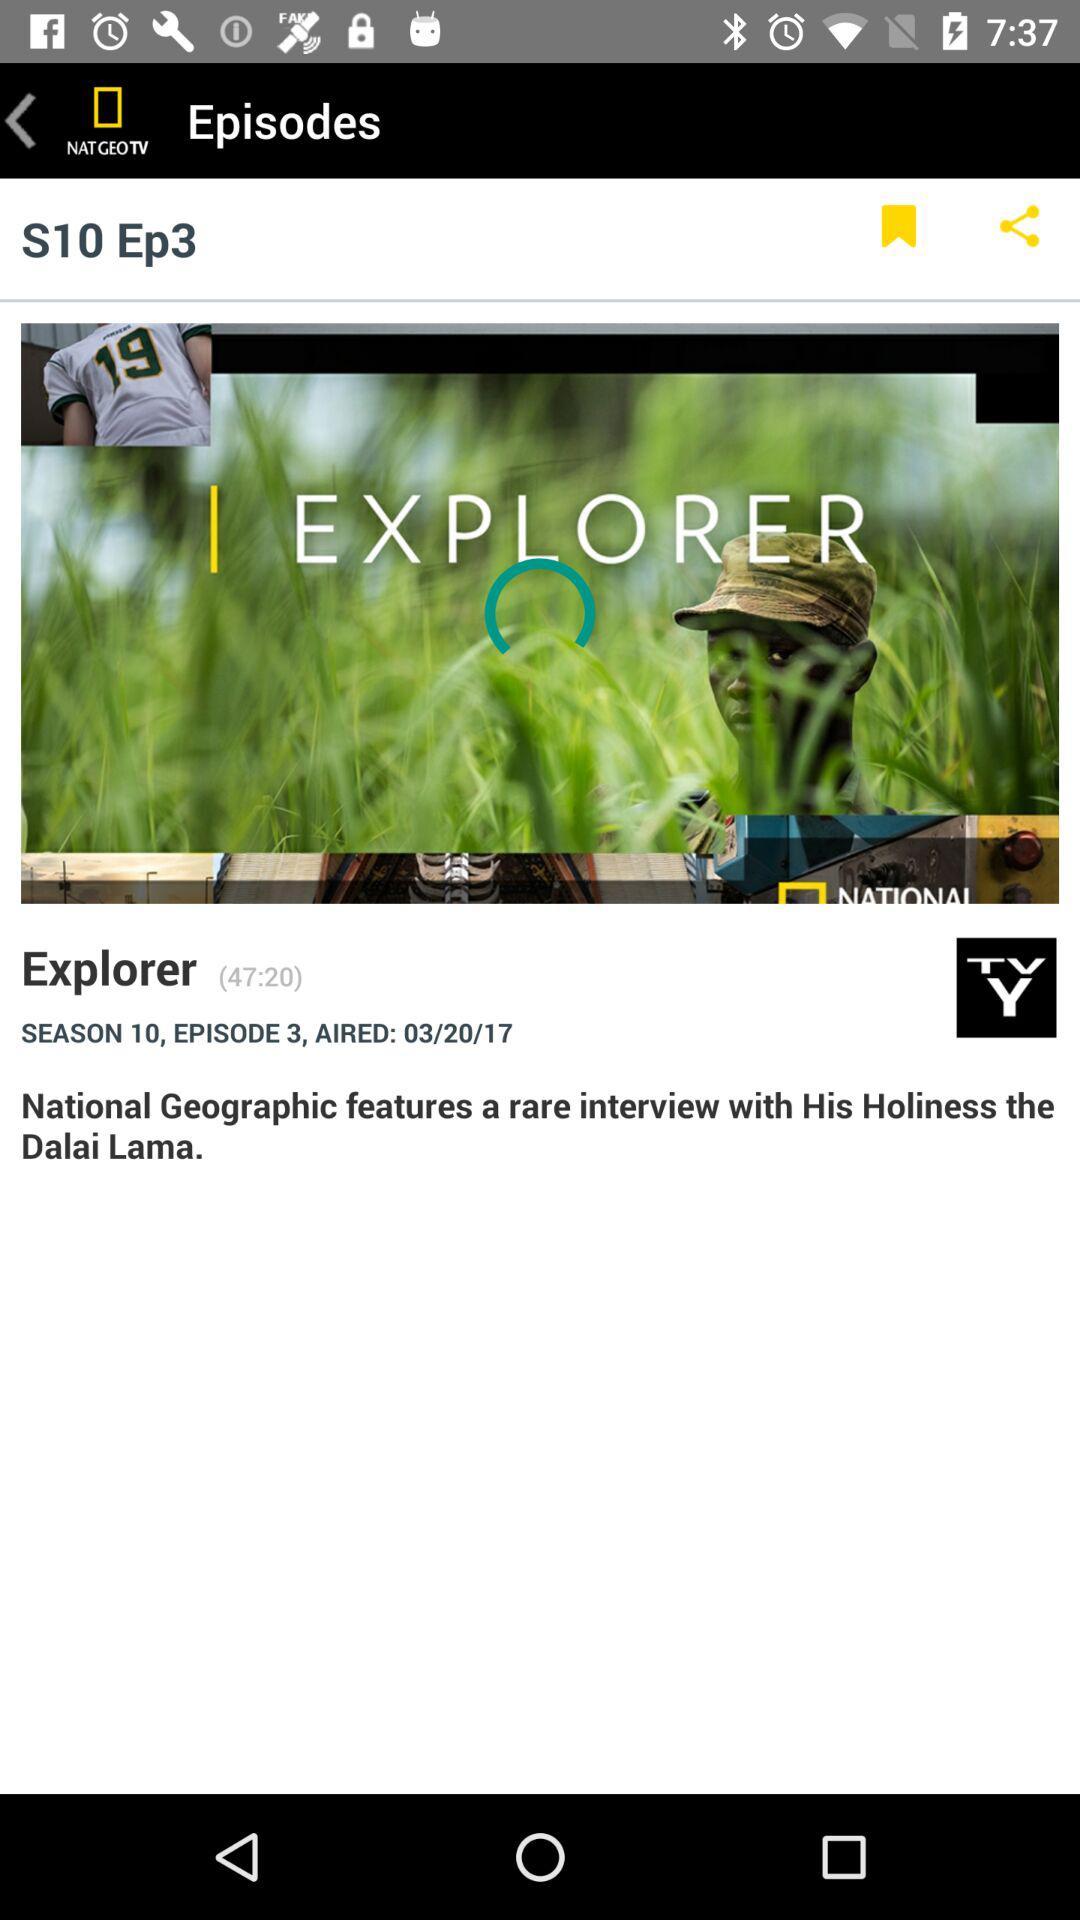 The width and height of the screenshot is (1080, 1920). Describe the element at coordinates (108, 119) in the screenshot. I see `the icon next to the episodes item` at that location.